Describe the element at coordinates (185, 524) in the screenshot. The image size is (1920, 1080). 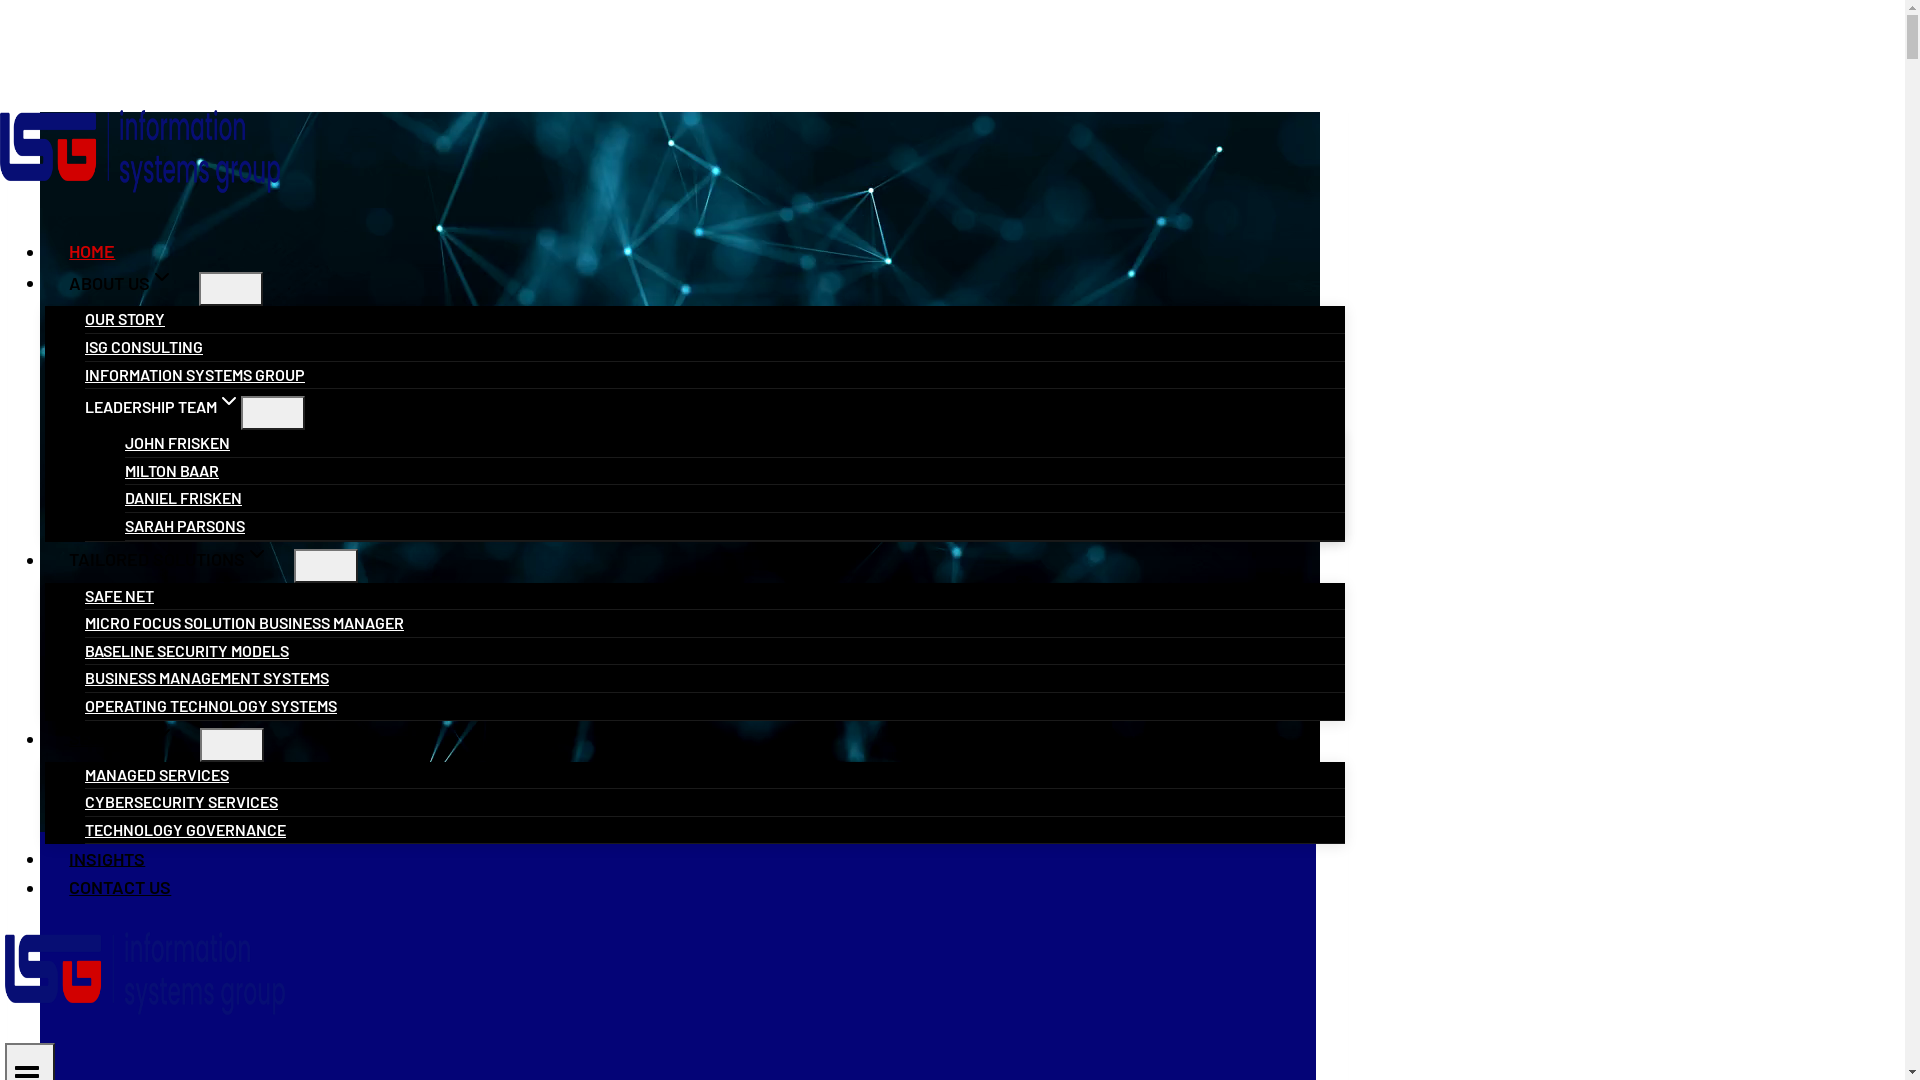
I see `'SARAH PARSONS'` at that location.